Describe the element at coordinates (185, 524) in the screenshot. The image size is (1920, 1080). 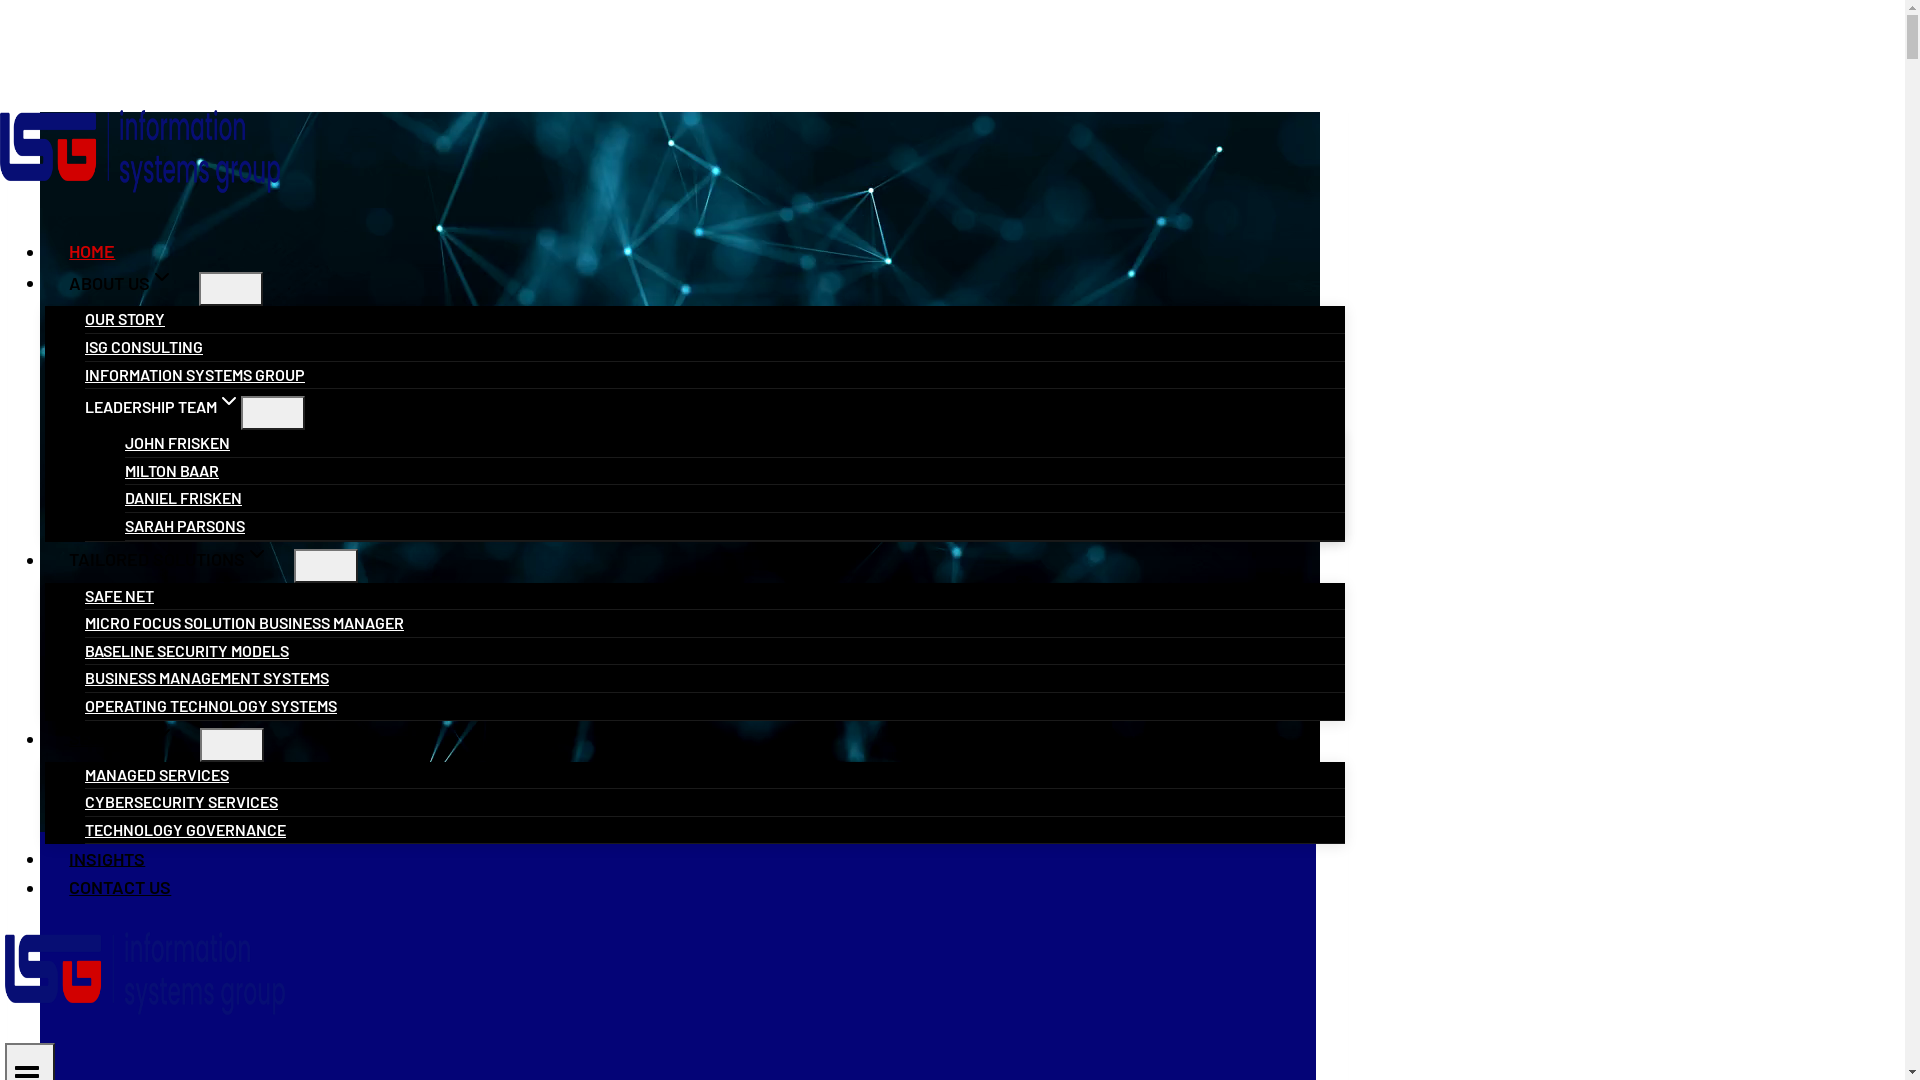
I see `'SARAH PARSONS'` at that location.